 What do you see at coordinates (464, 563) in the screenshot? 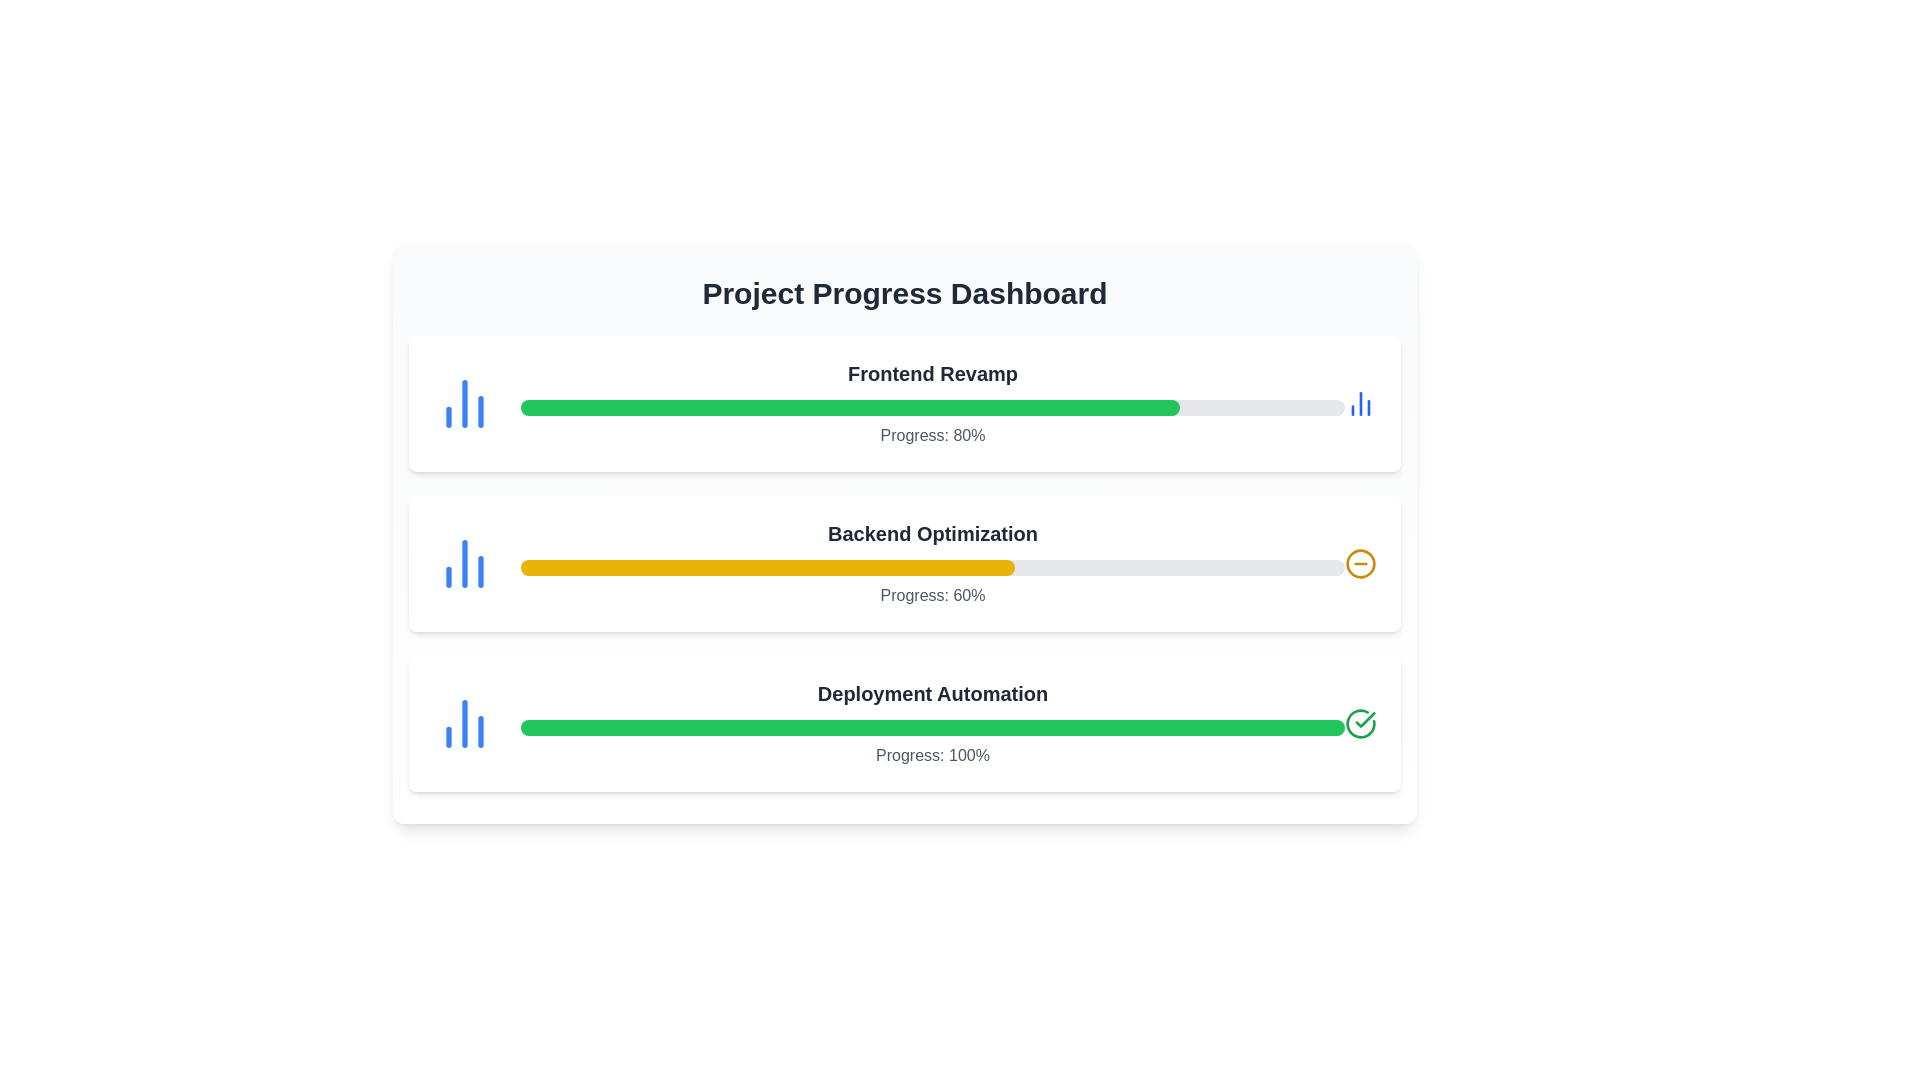
I see `the chart or analytics icon located in the 'Backend Optimization' section, positioned to the left of the yellow progress bar` at bounding box center [464, 563].